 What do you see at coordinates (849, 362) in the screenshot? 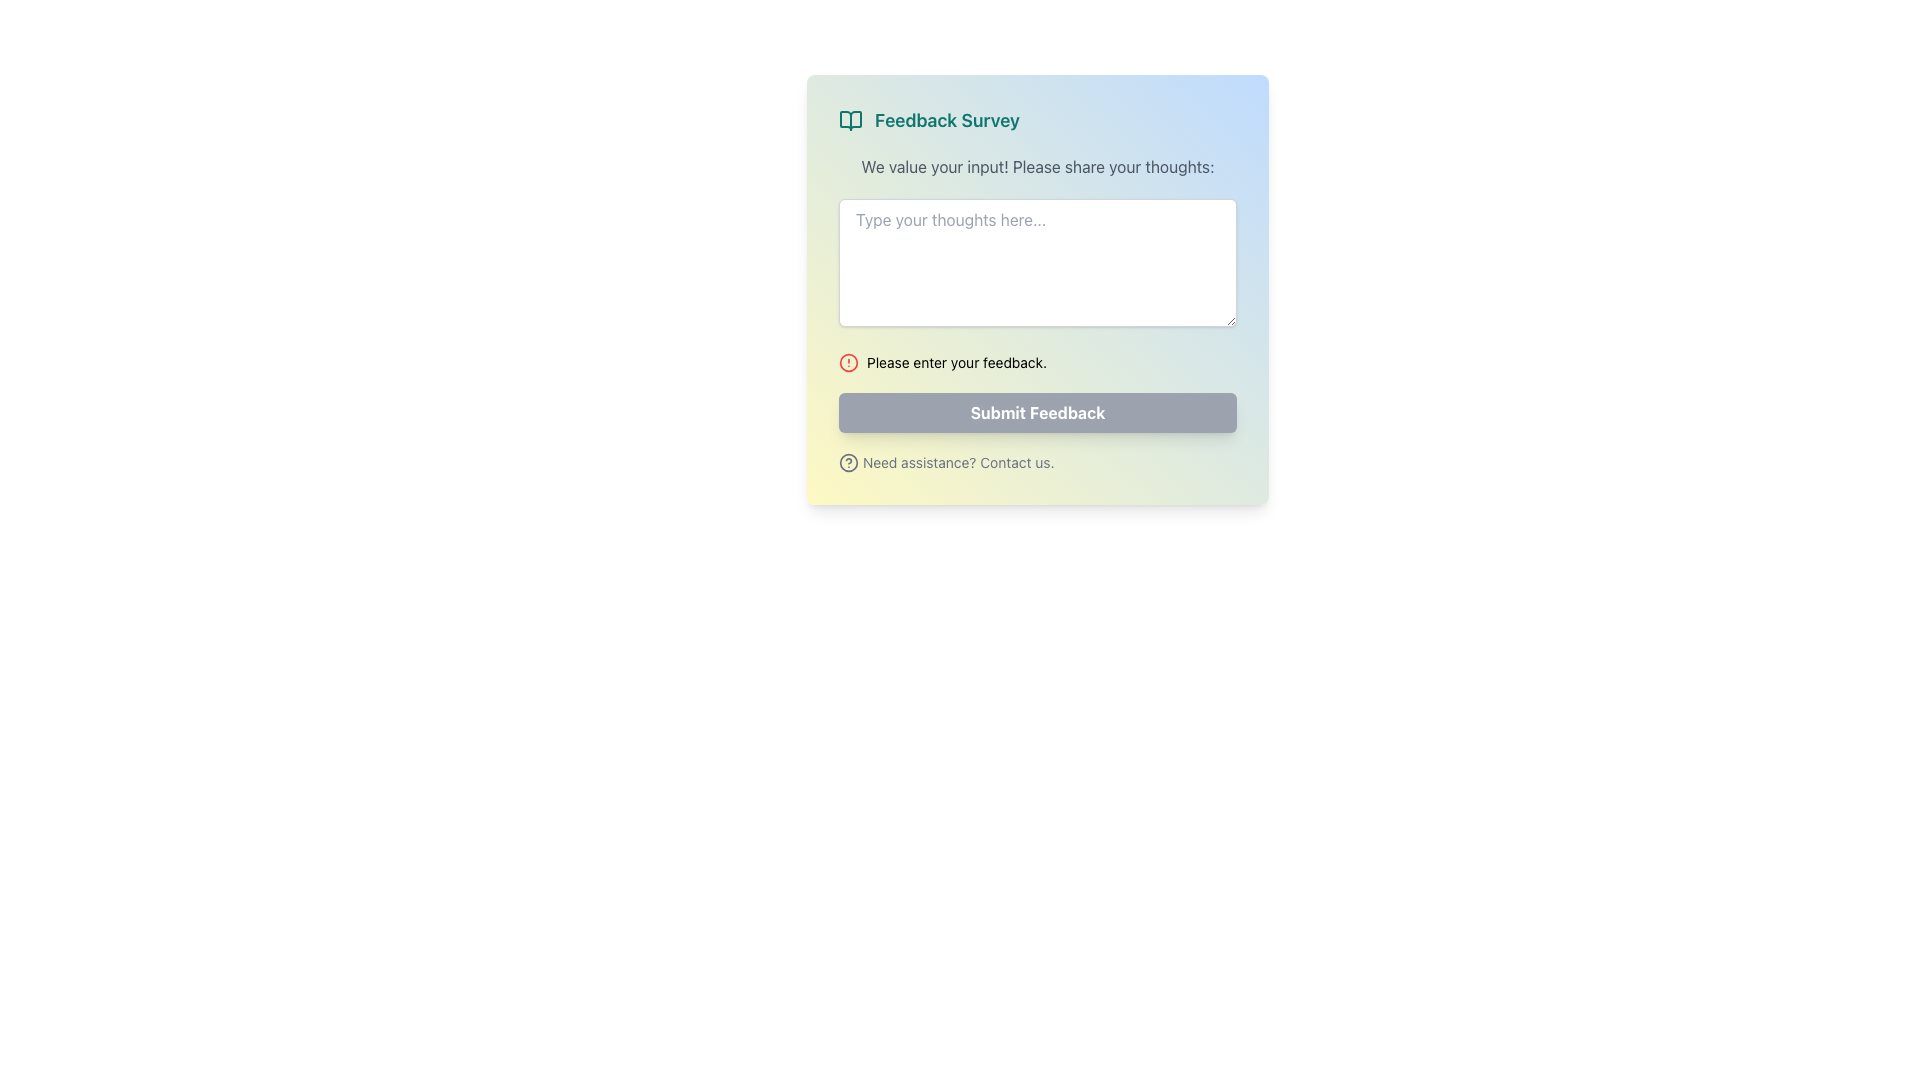
I see `the decorative circular SVG shape that is part of the warning icon in the feedback survey form, located under the text input box` at bounding box center [849, 362].